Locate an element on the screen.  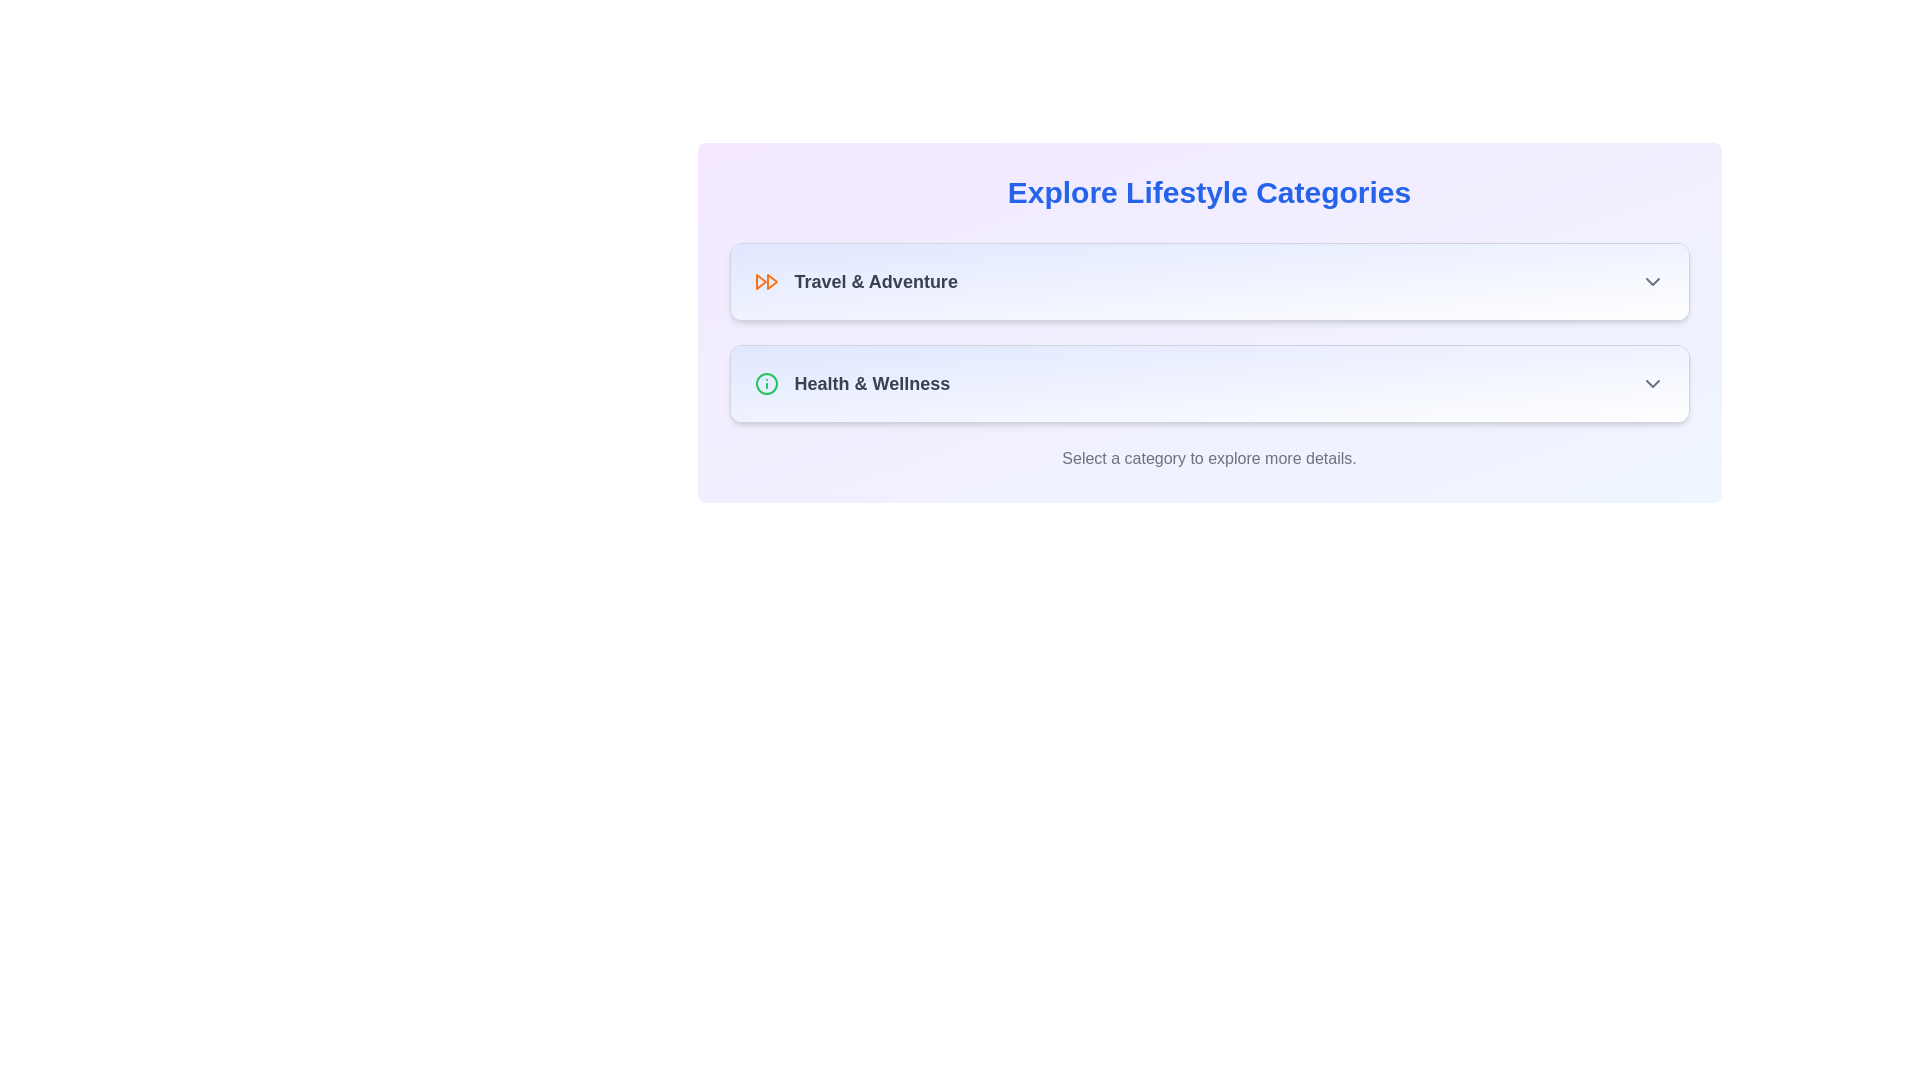
text header labeled 'Explore Lifestyle Categories' which is styled in large, bold, blue font and centrally aligned at the top center of the category selection interface is located at coordinates (1208, 192).